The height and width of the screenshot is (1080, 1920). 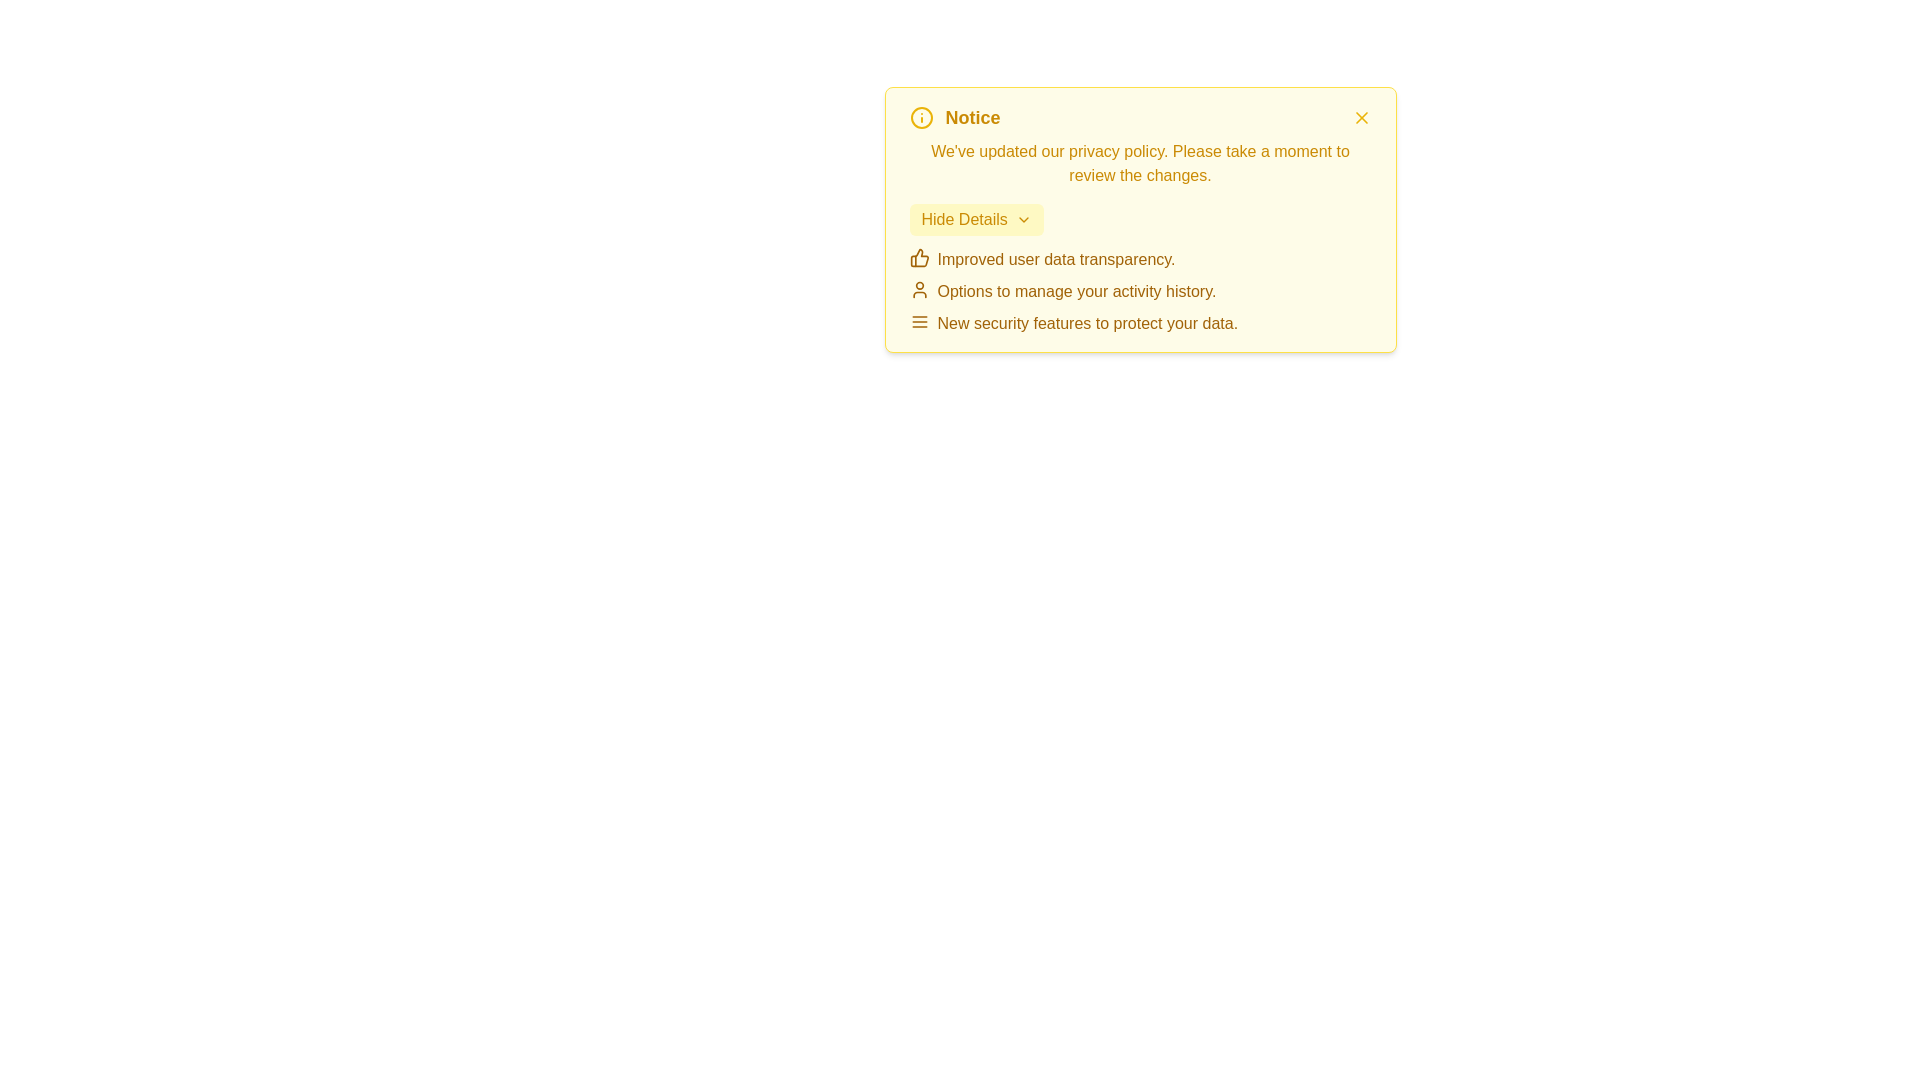 What do you see at coordinates (918, 320) in the screenshot?
I see `the Hamburger Menu icon, which consists of three horizontal lines, located to the left of the text 'New security features to protect your data.'` at bounding box center [918, 320].